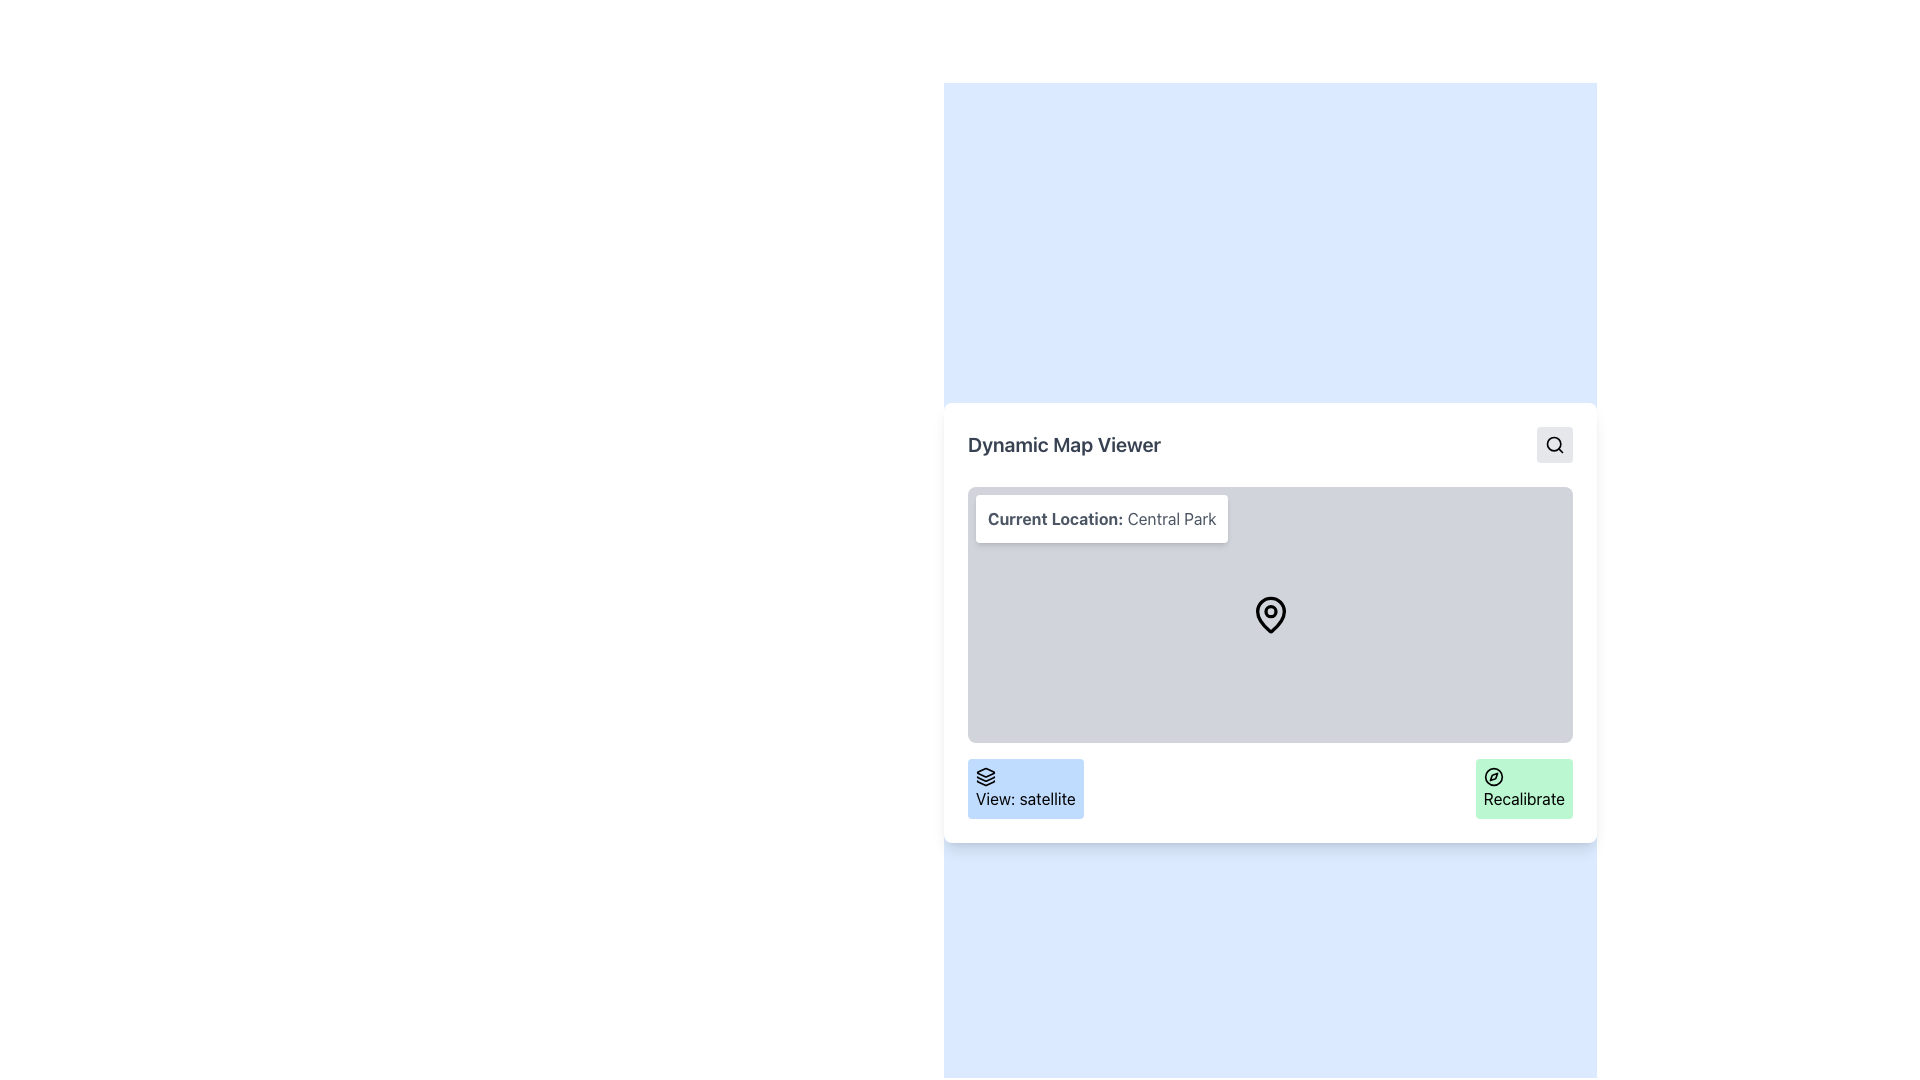 This screenshot has width=1920, height=1080. What do you see at coordinates (1493, 775) in the screenshot?
I see `the compass-like icon within the 'Recalibrate' button located at the bottom-right corner of the main interface` at bounding box center [1493, 775].